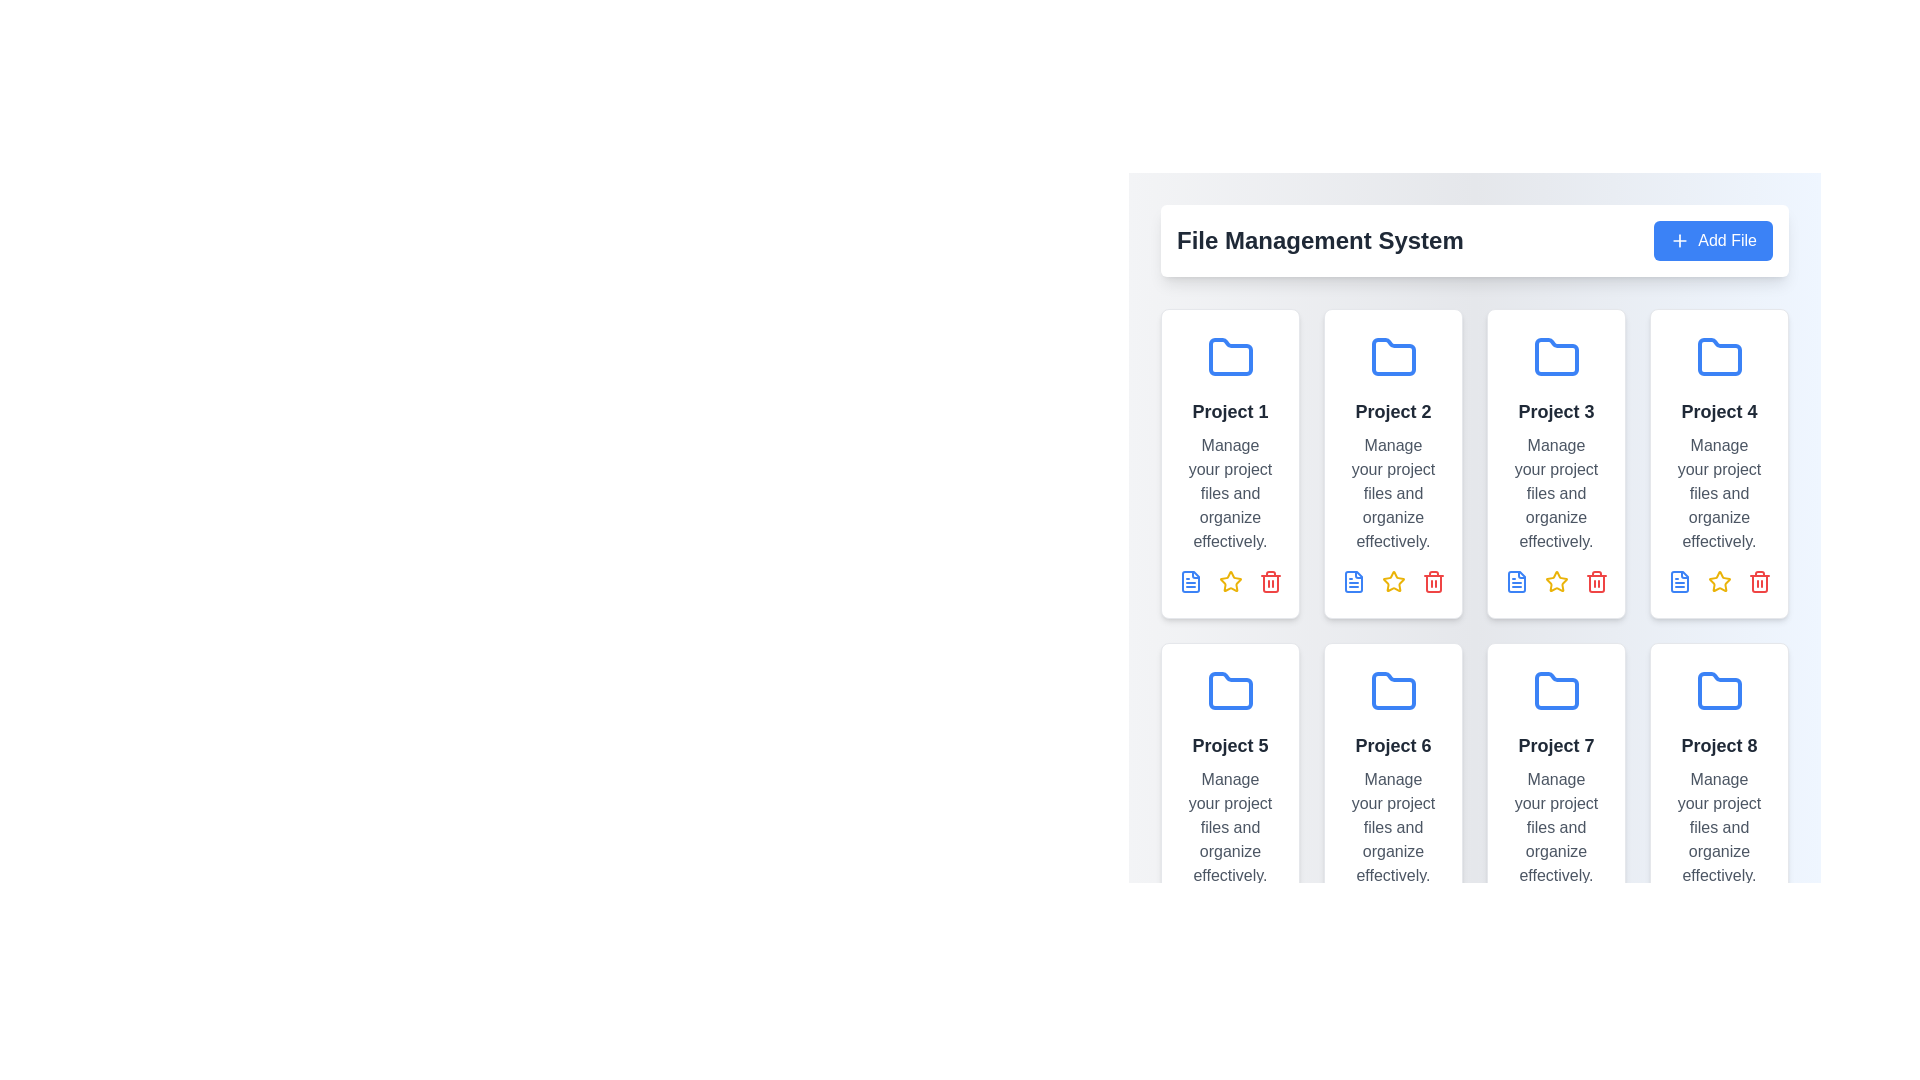 The width and height of the screenshot is (1920, 1080). I want to click on the folder icon located in the eighth card of the grid, positioned above the text 'Project 8' and adjacent to the description 'Manage your project files and organize effectively.', so click(1718, 690).